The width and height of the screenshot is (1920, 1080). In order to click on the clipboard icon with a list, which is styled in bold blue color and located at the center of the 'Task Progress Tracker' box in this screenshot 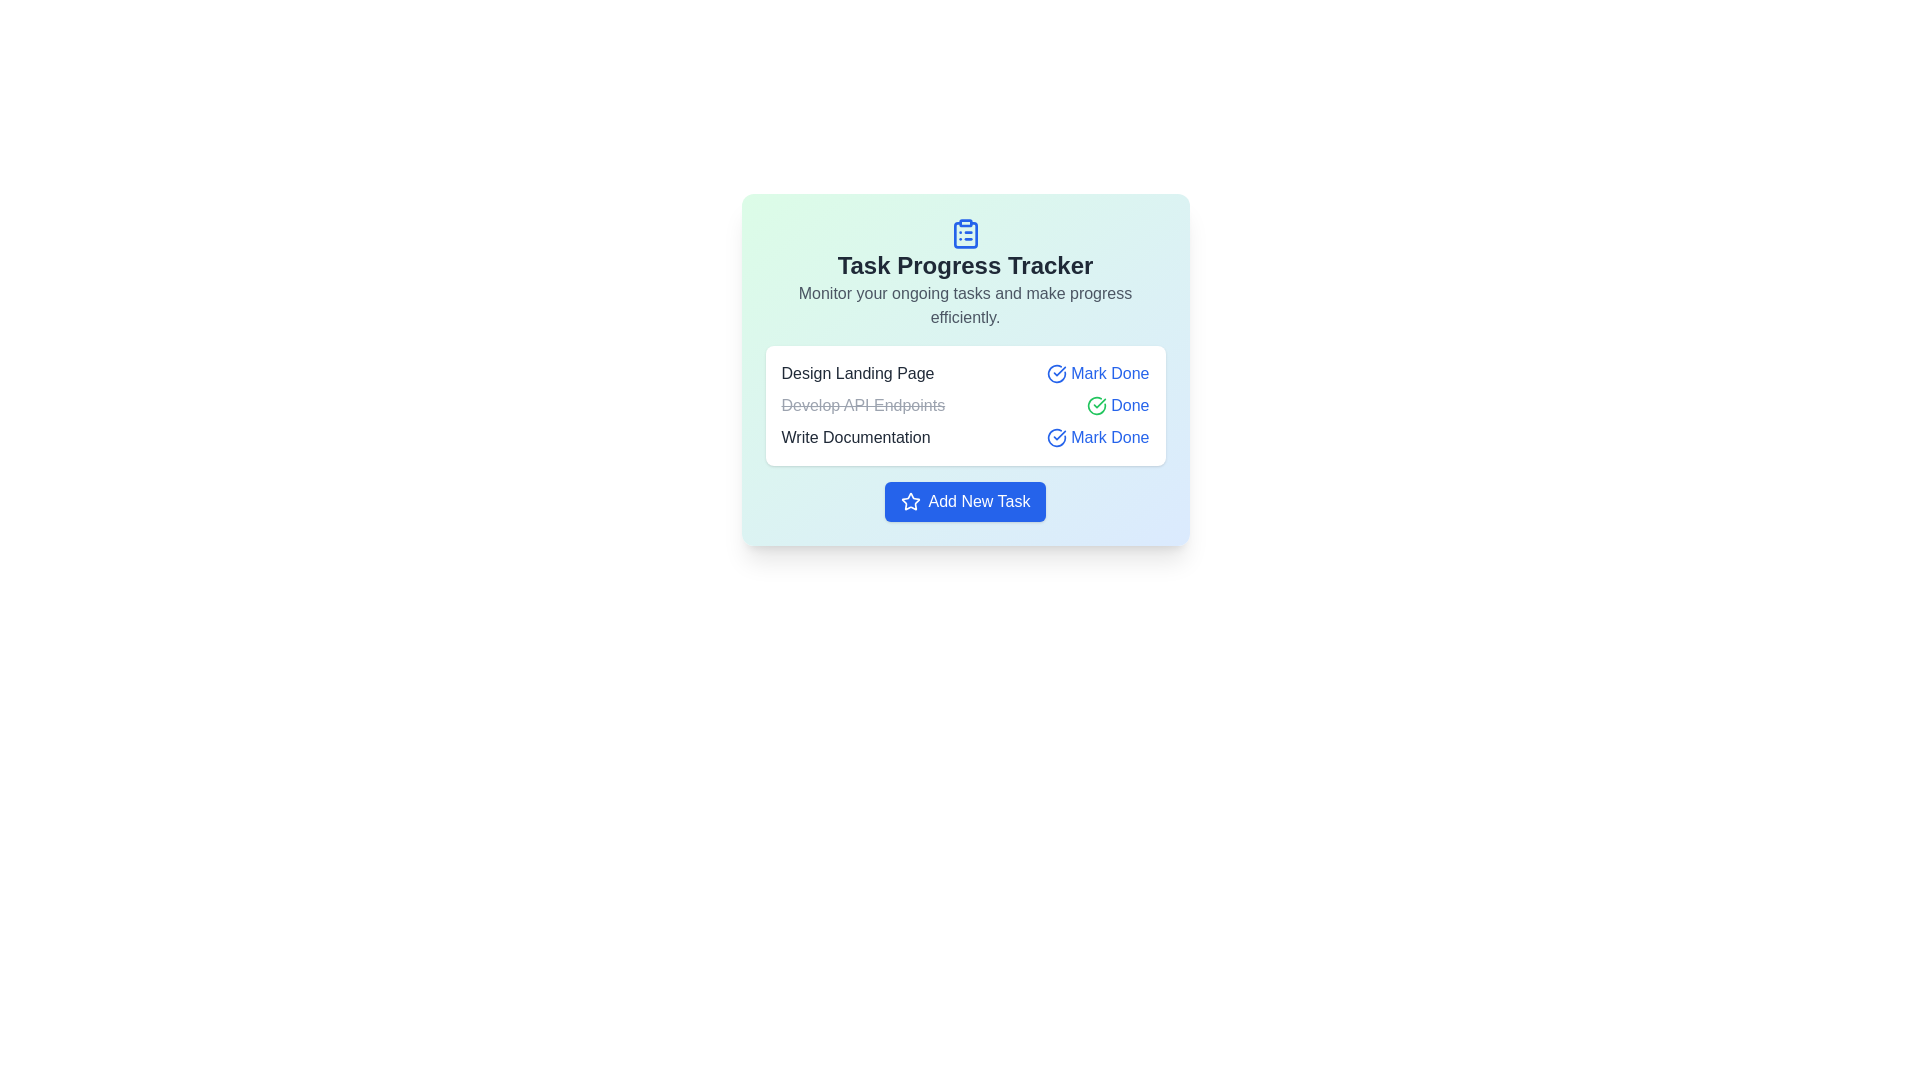, I will do `click(965, 233)`.